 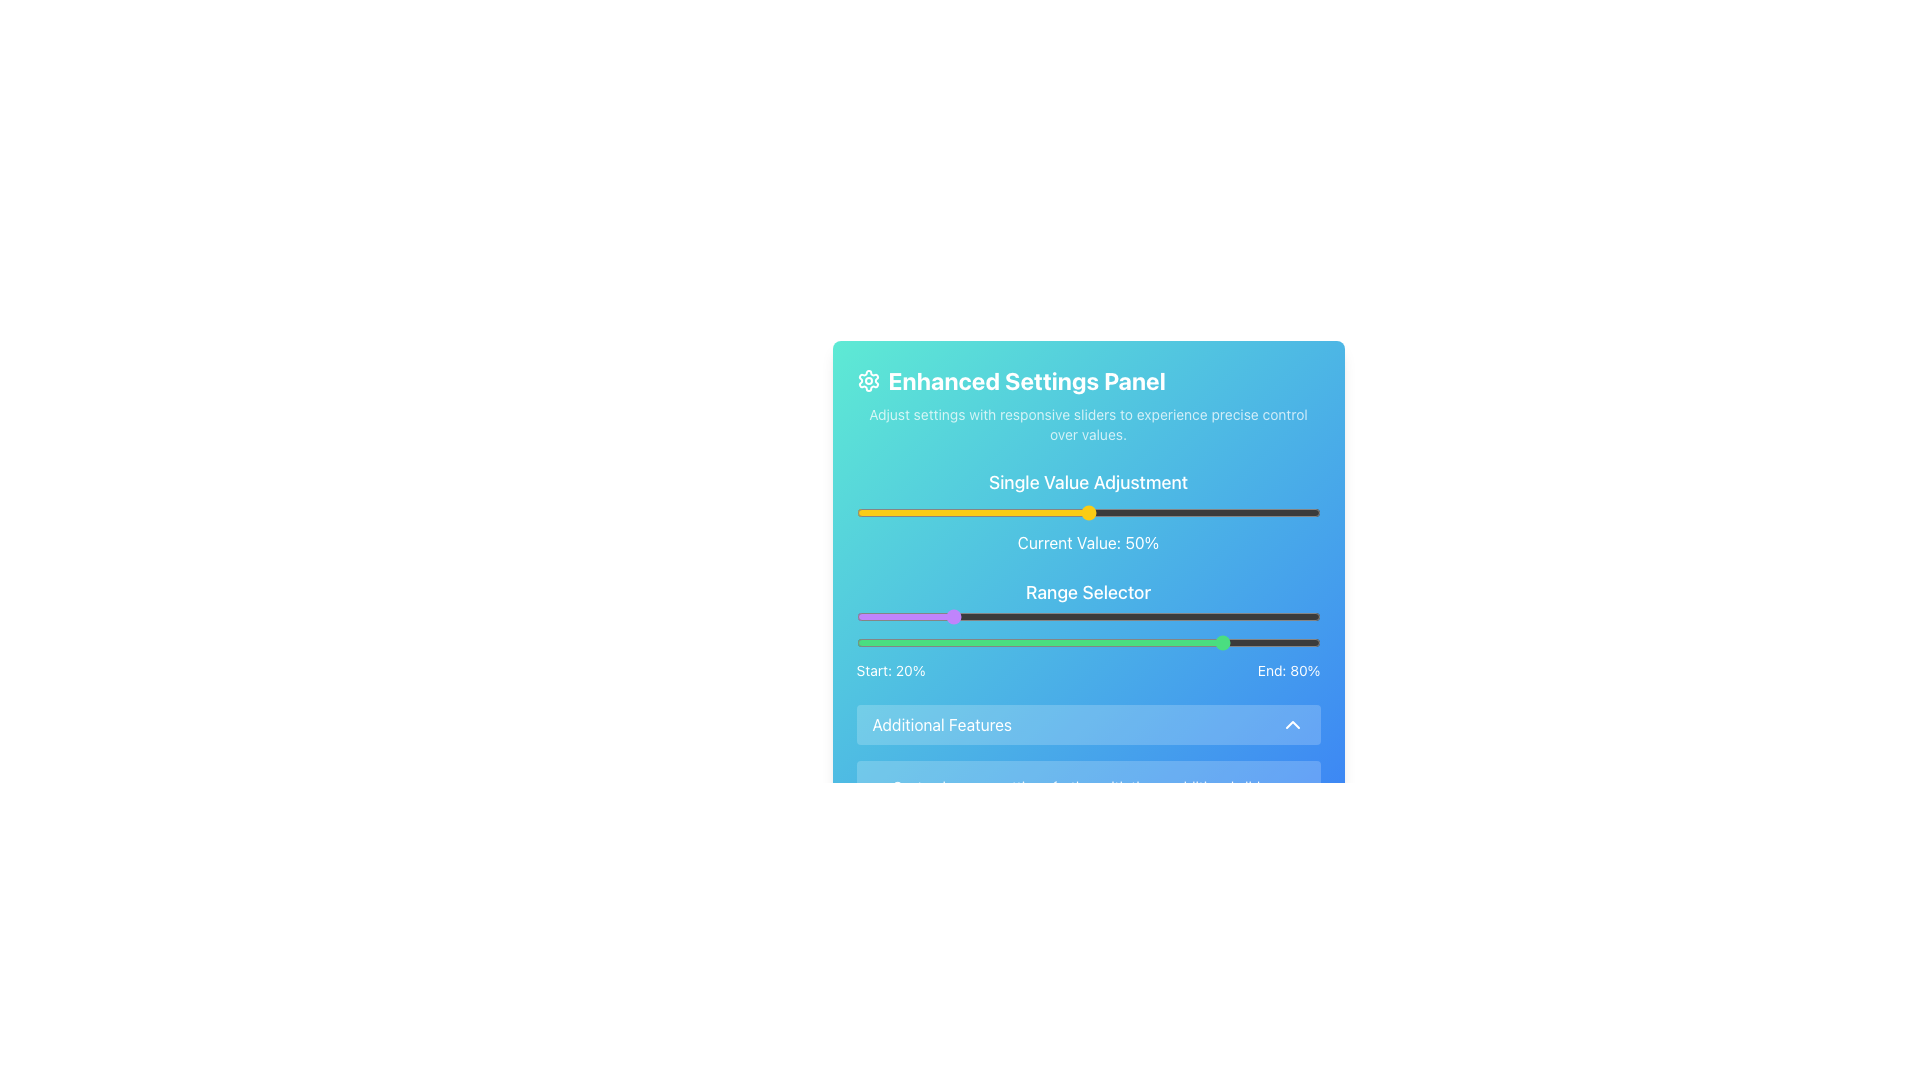 I want to click on the range slider, so click(x=1139, y=616).